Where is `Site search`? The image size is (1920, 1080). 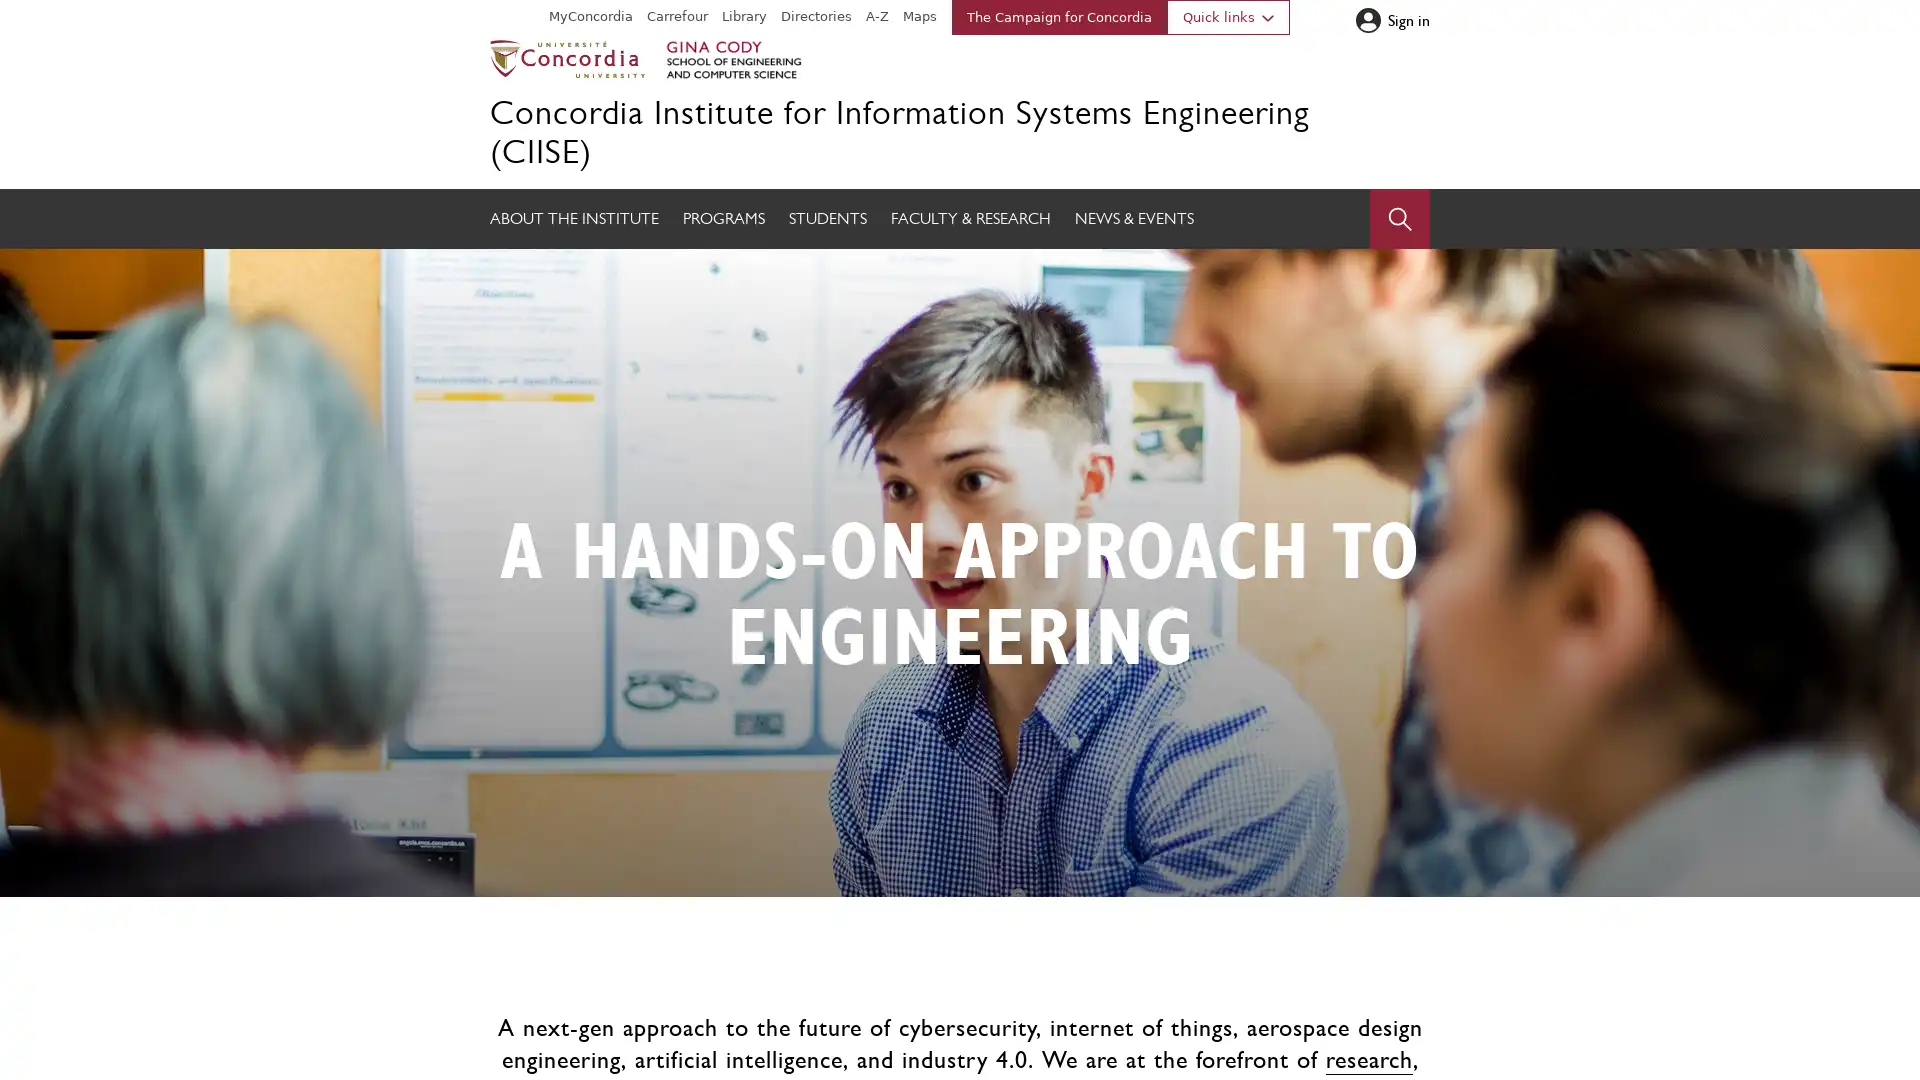
Site search is located at coordinates (1399, 219).